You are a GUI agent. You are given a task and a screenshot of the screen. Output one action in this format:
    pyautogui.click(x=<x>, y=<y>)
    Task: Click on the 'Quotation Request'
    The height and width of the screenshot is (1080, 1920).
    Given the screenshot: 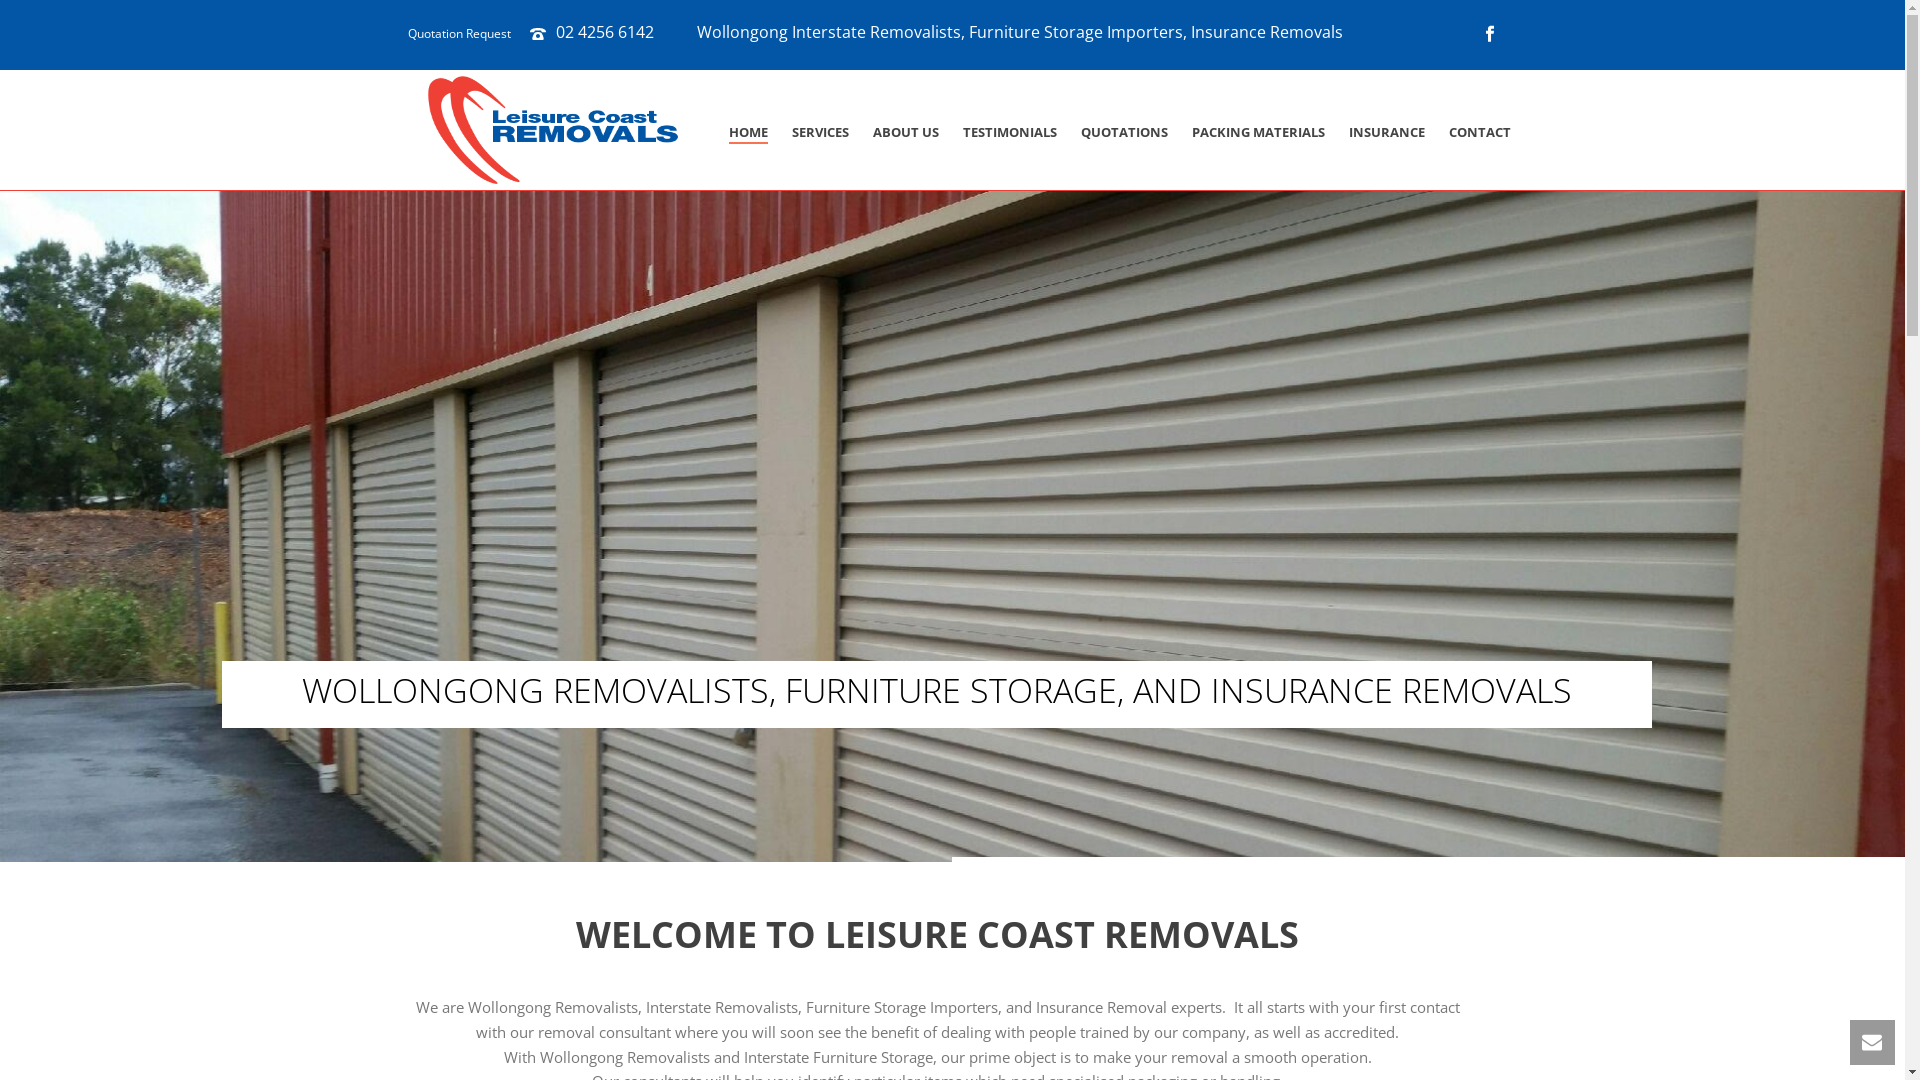 What is the action you would take?
    pyautogui.click(x=401, y=34)
    